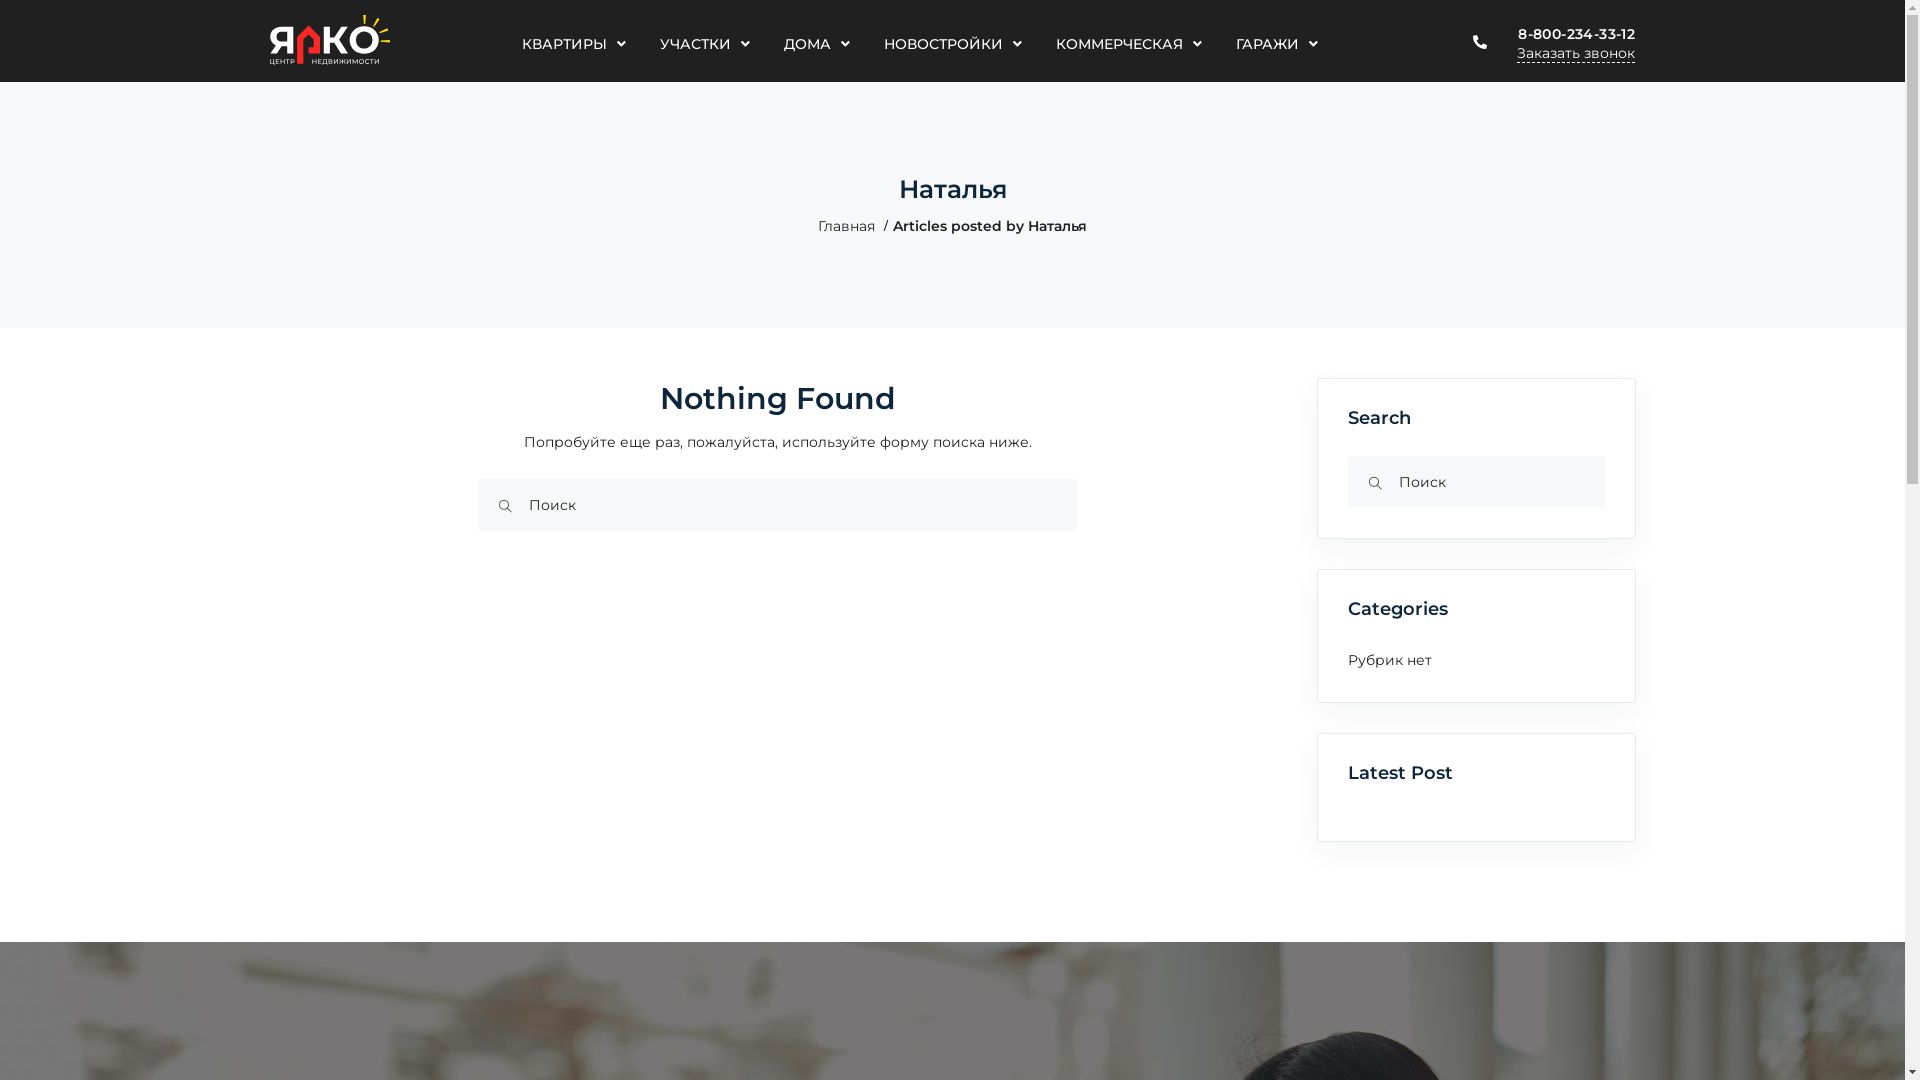 This screenshot has height=1080, width=1920. I want to click on '8-800-234-33-12', so click(1575, 34).